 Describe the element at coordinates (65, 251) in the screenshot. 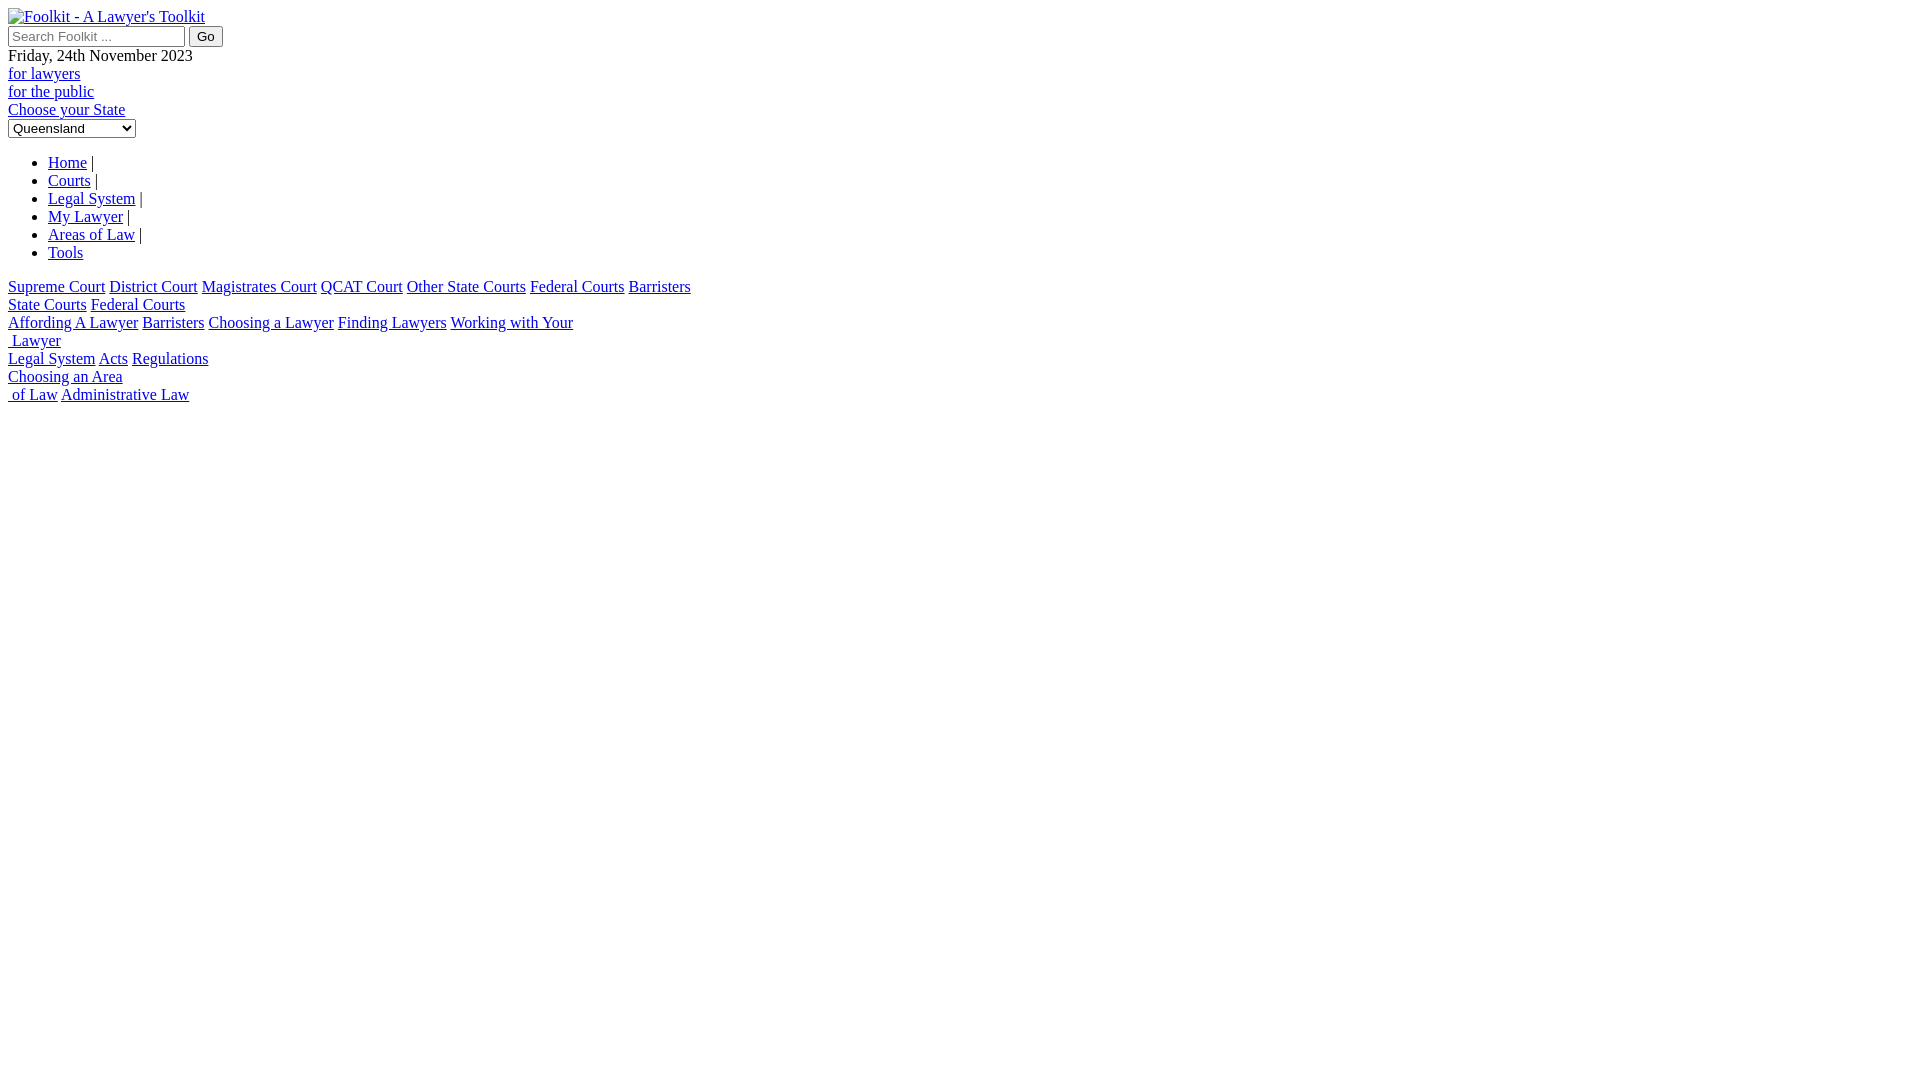

I see `'Tools'` at that location.